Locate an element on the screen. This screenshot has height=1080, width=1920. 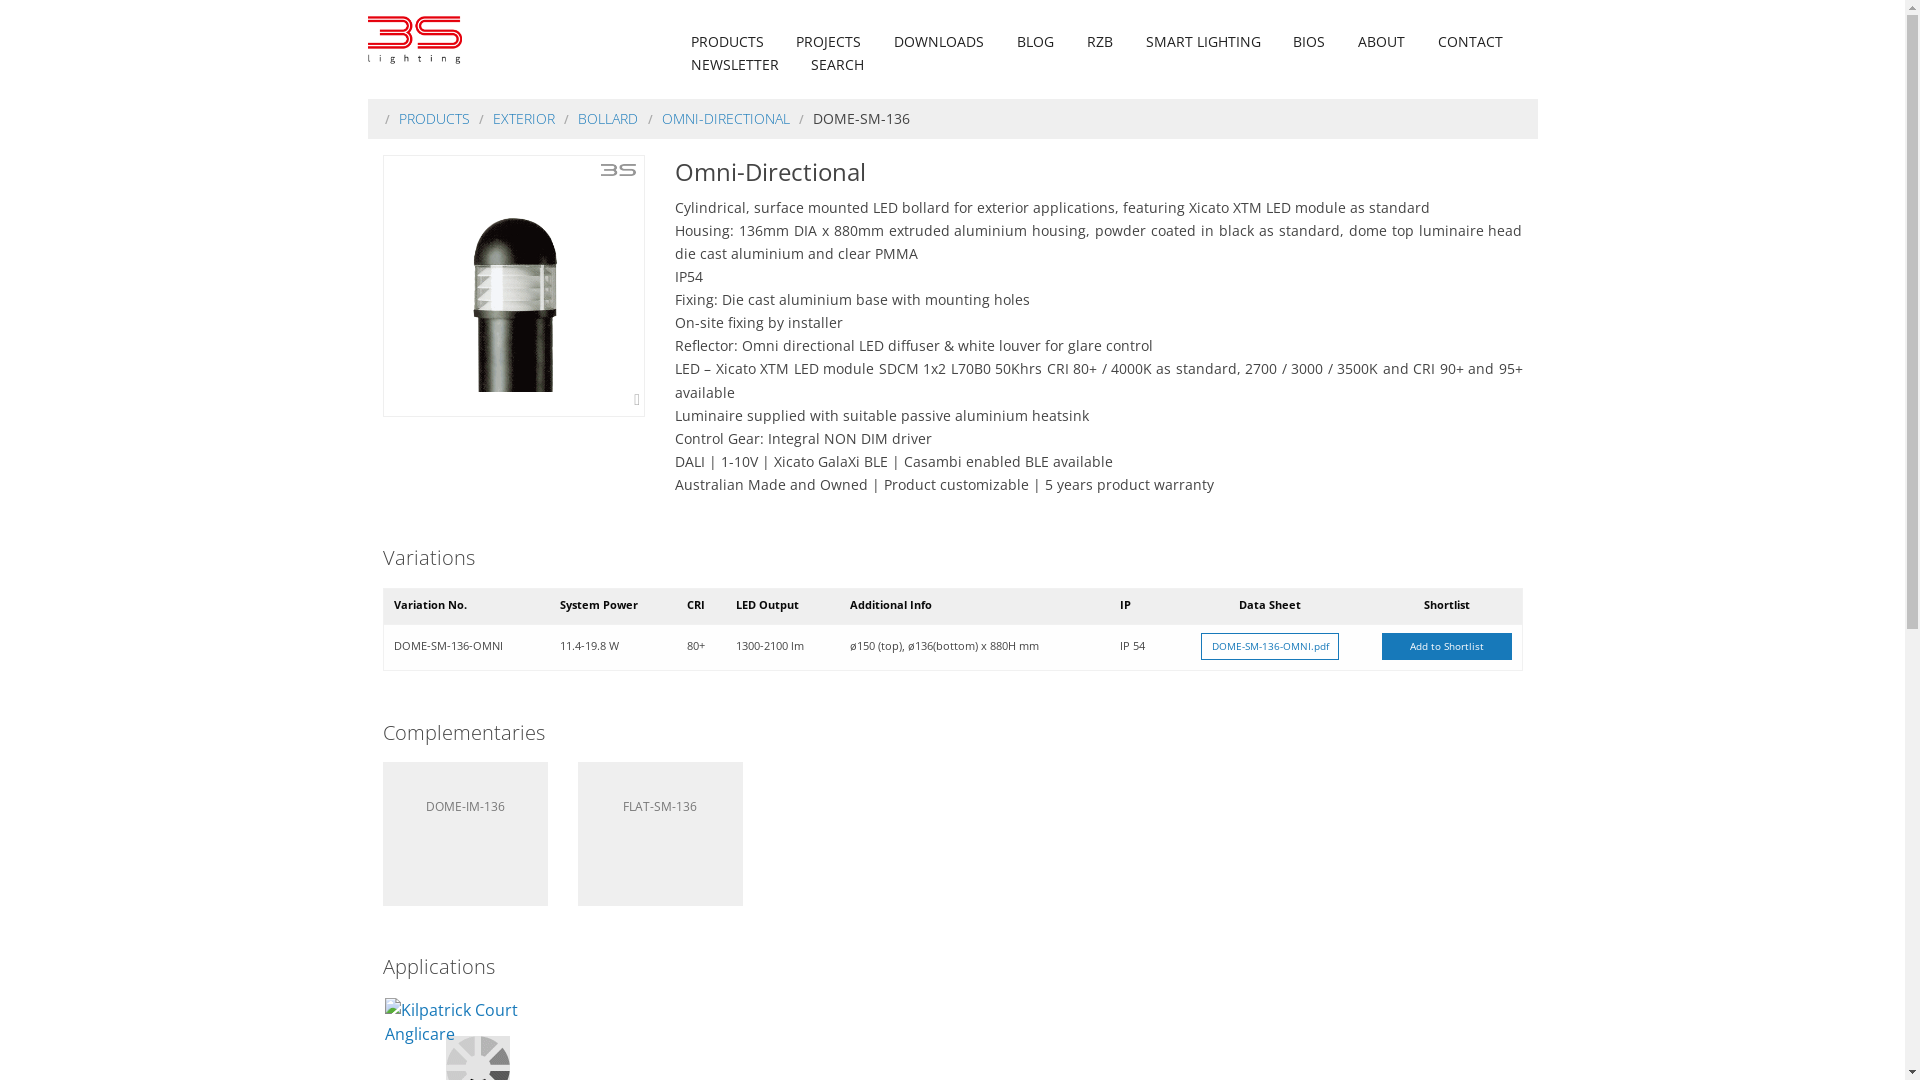
'SEARCH' is located at coordinates (837, 63).